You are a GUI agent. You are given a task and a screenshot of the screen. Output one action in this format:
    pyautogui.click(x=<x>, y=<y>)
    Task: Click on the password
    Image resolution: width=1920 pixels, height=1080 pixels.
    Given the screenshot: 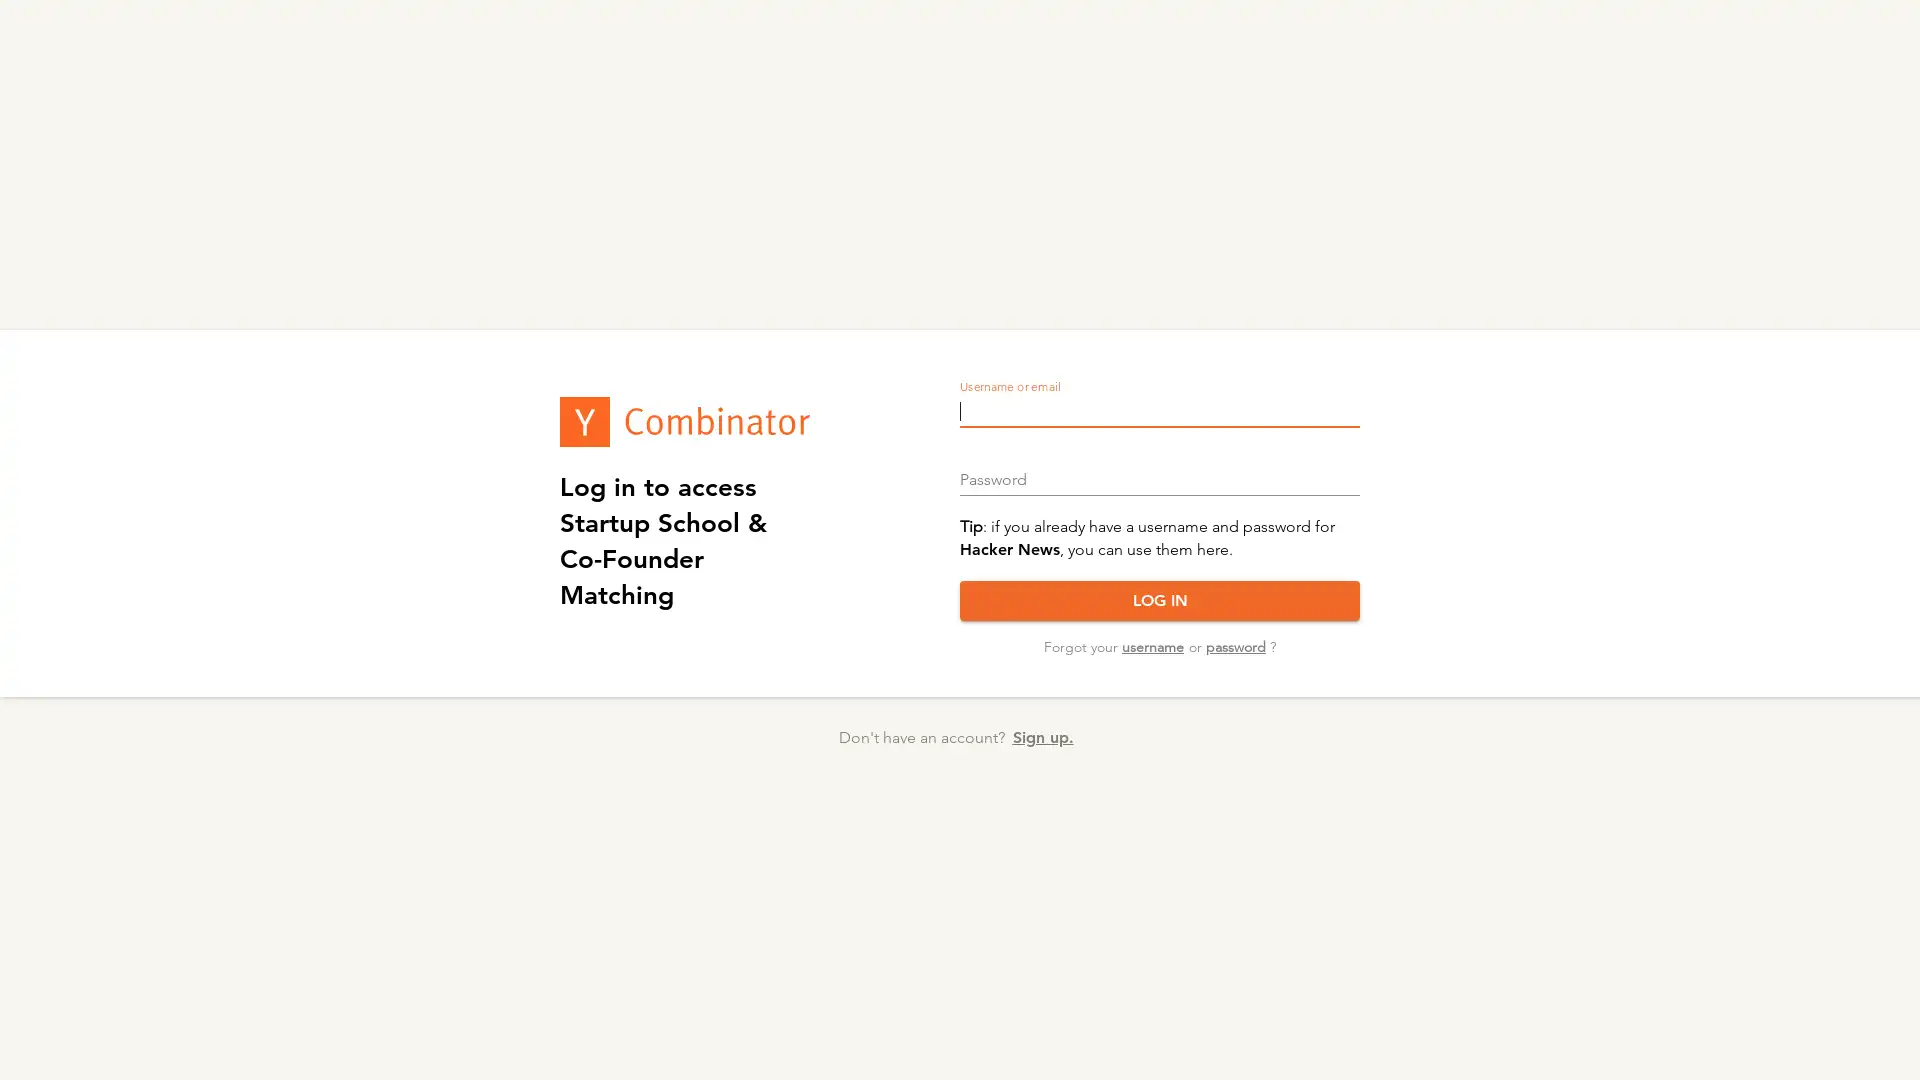 What is the action you would take?
    pyautogui.click(x=1233, y=647)
    